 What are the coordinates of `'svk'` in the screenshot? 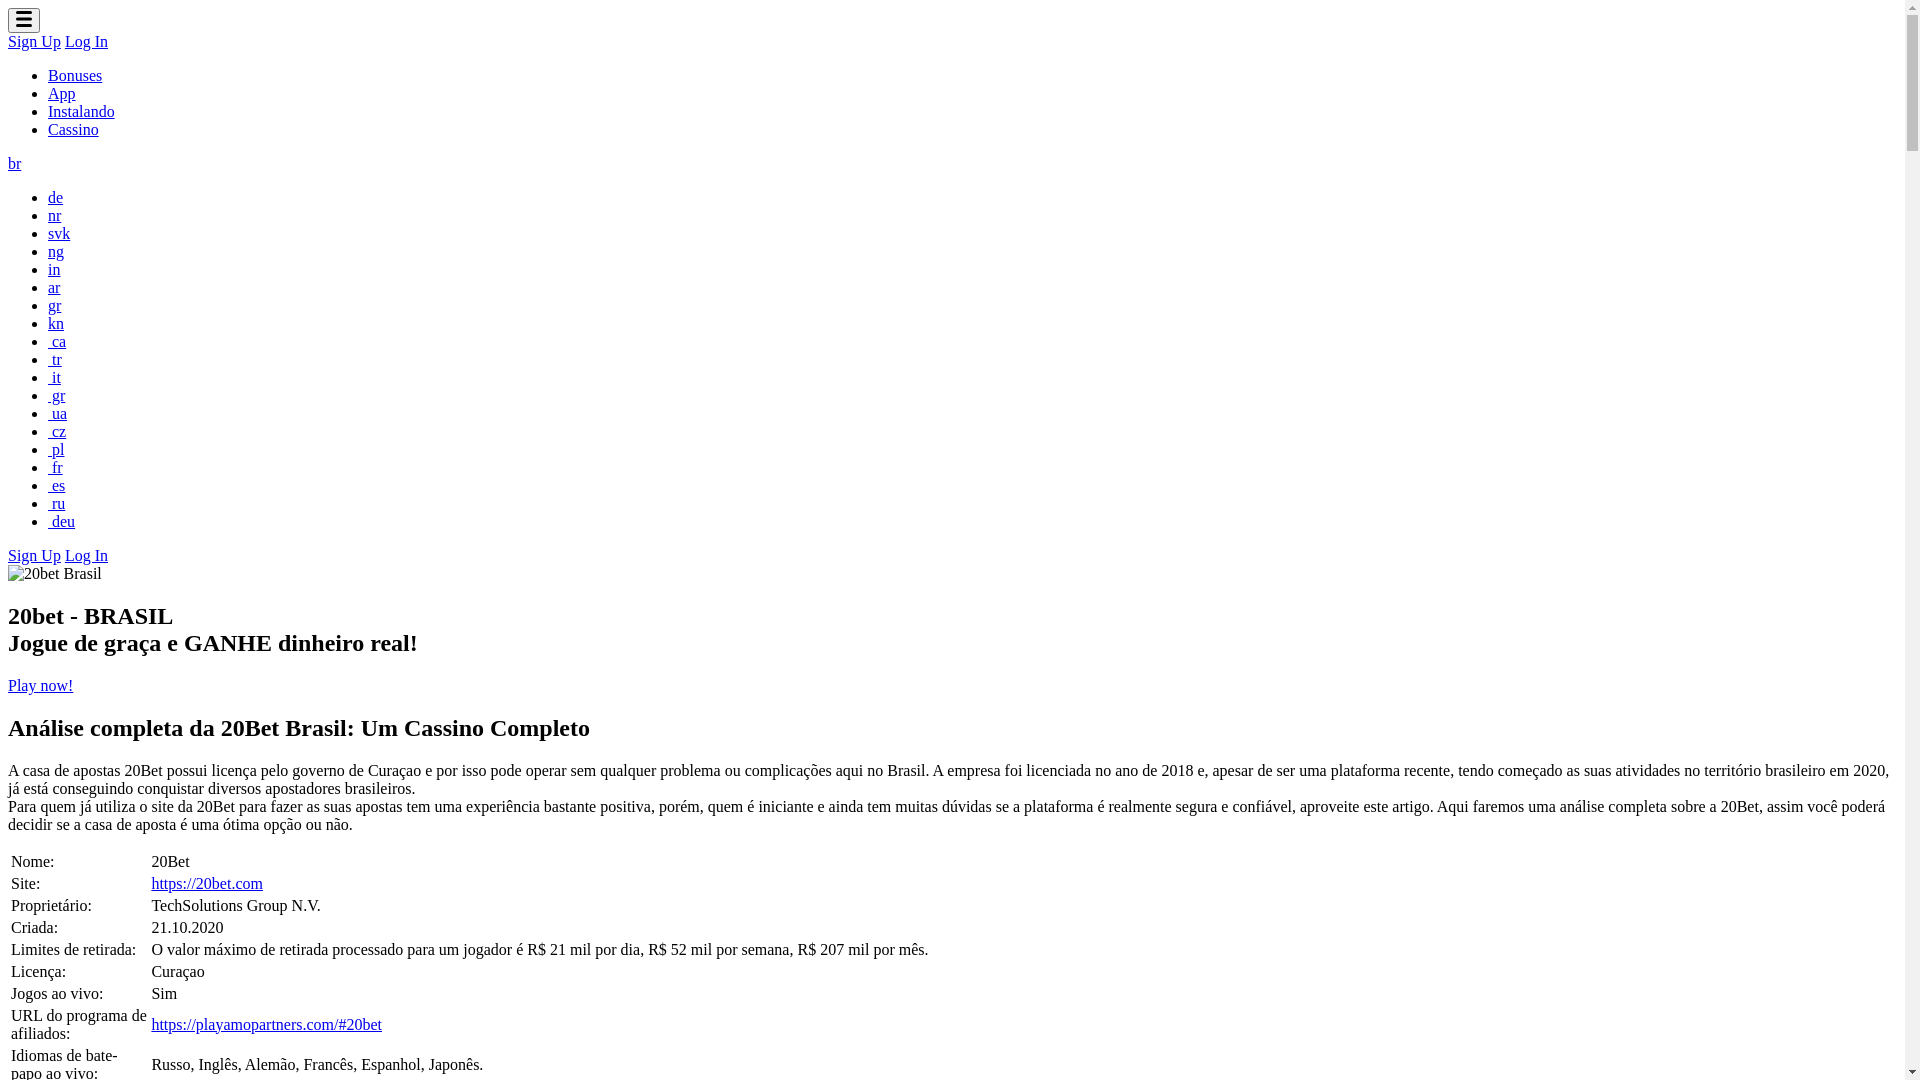 It's located at (58, 232).